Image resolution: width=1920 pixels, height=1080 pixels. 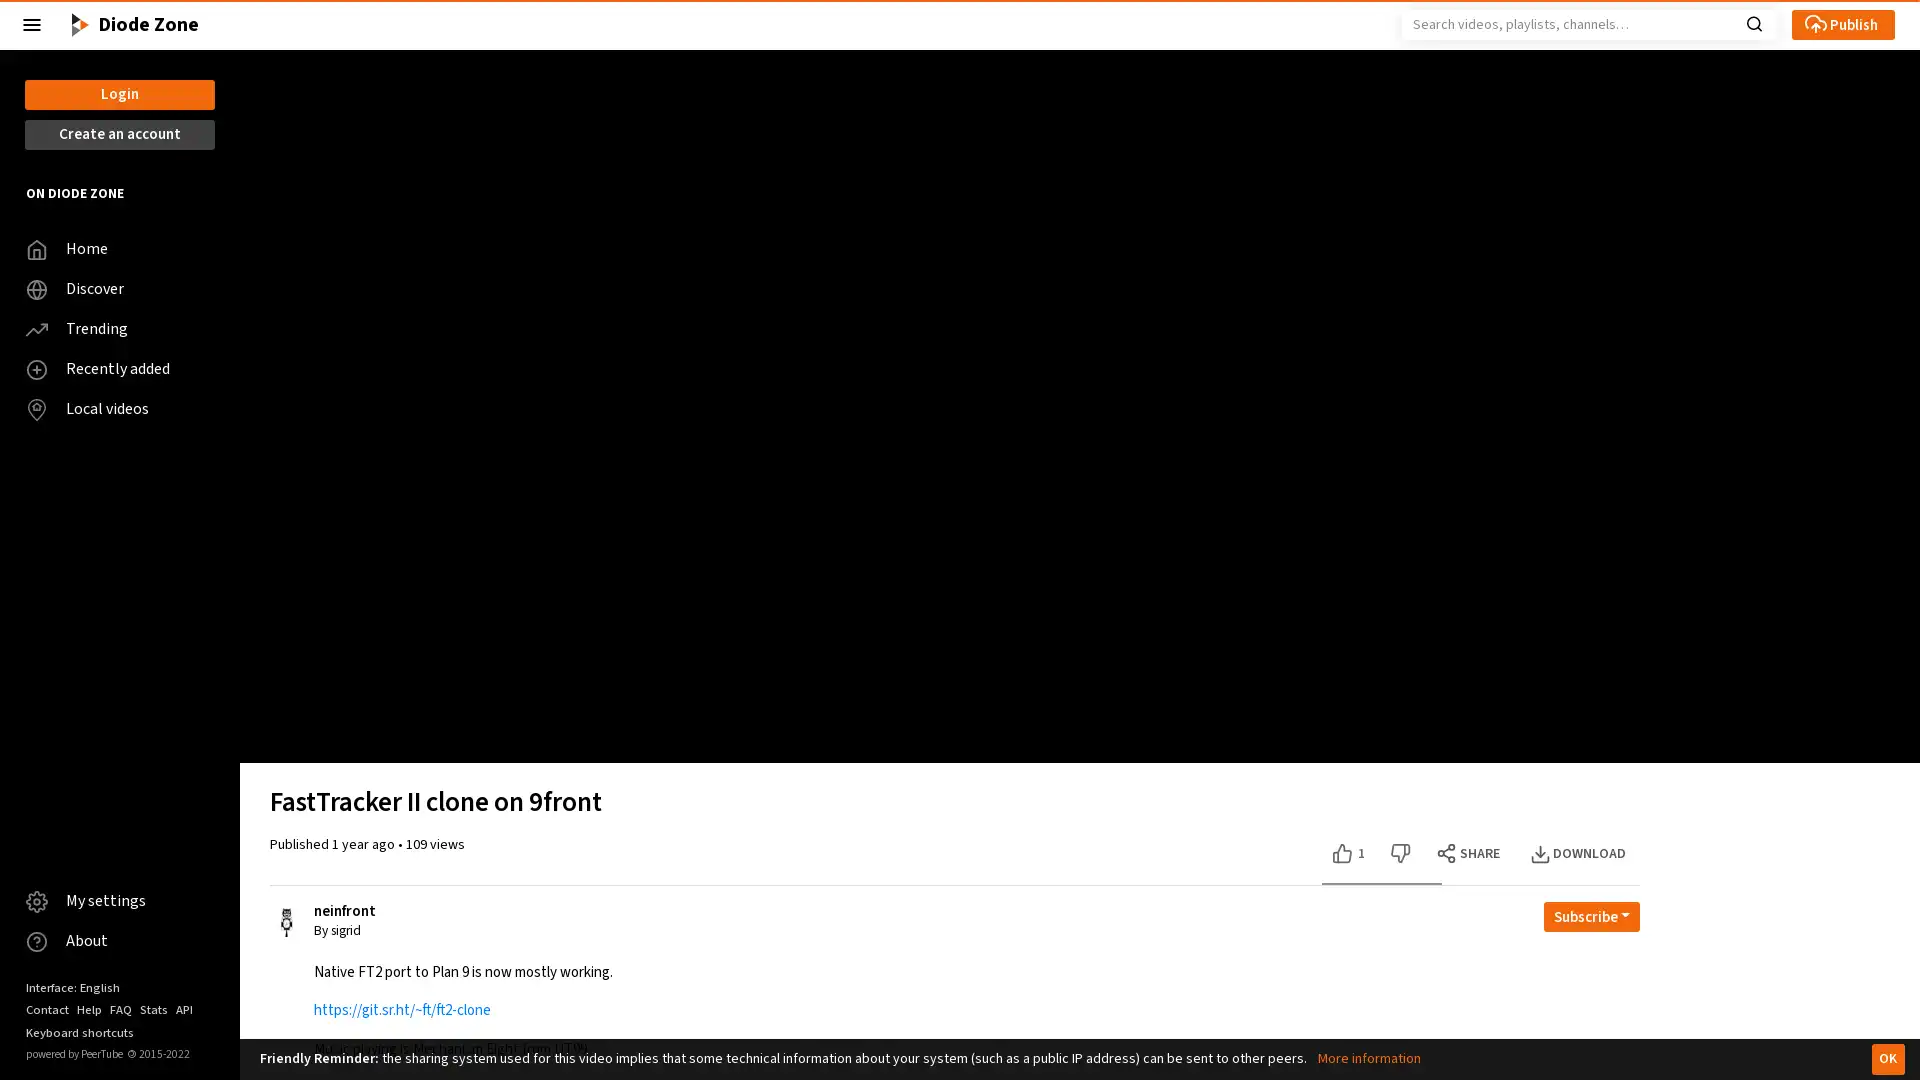 What do you see at coordinates (1469, 853) in the screenshot?
I see `SHARE` at bounding box center [1469, 853].